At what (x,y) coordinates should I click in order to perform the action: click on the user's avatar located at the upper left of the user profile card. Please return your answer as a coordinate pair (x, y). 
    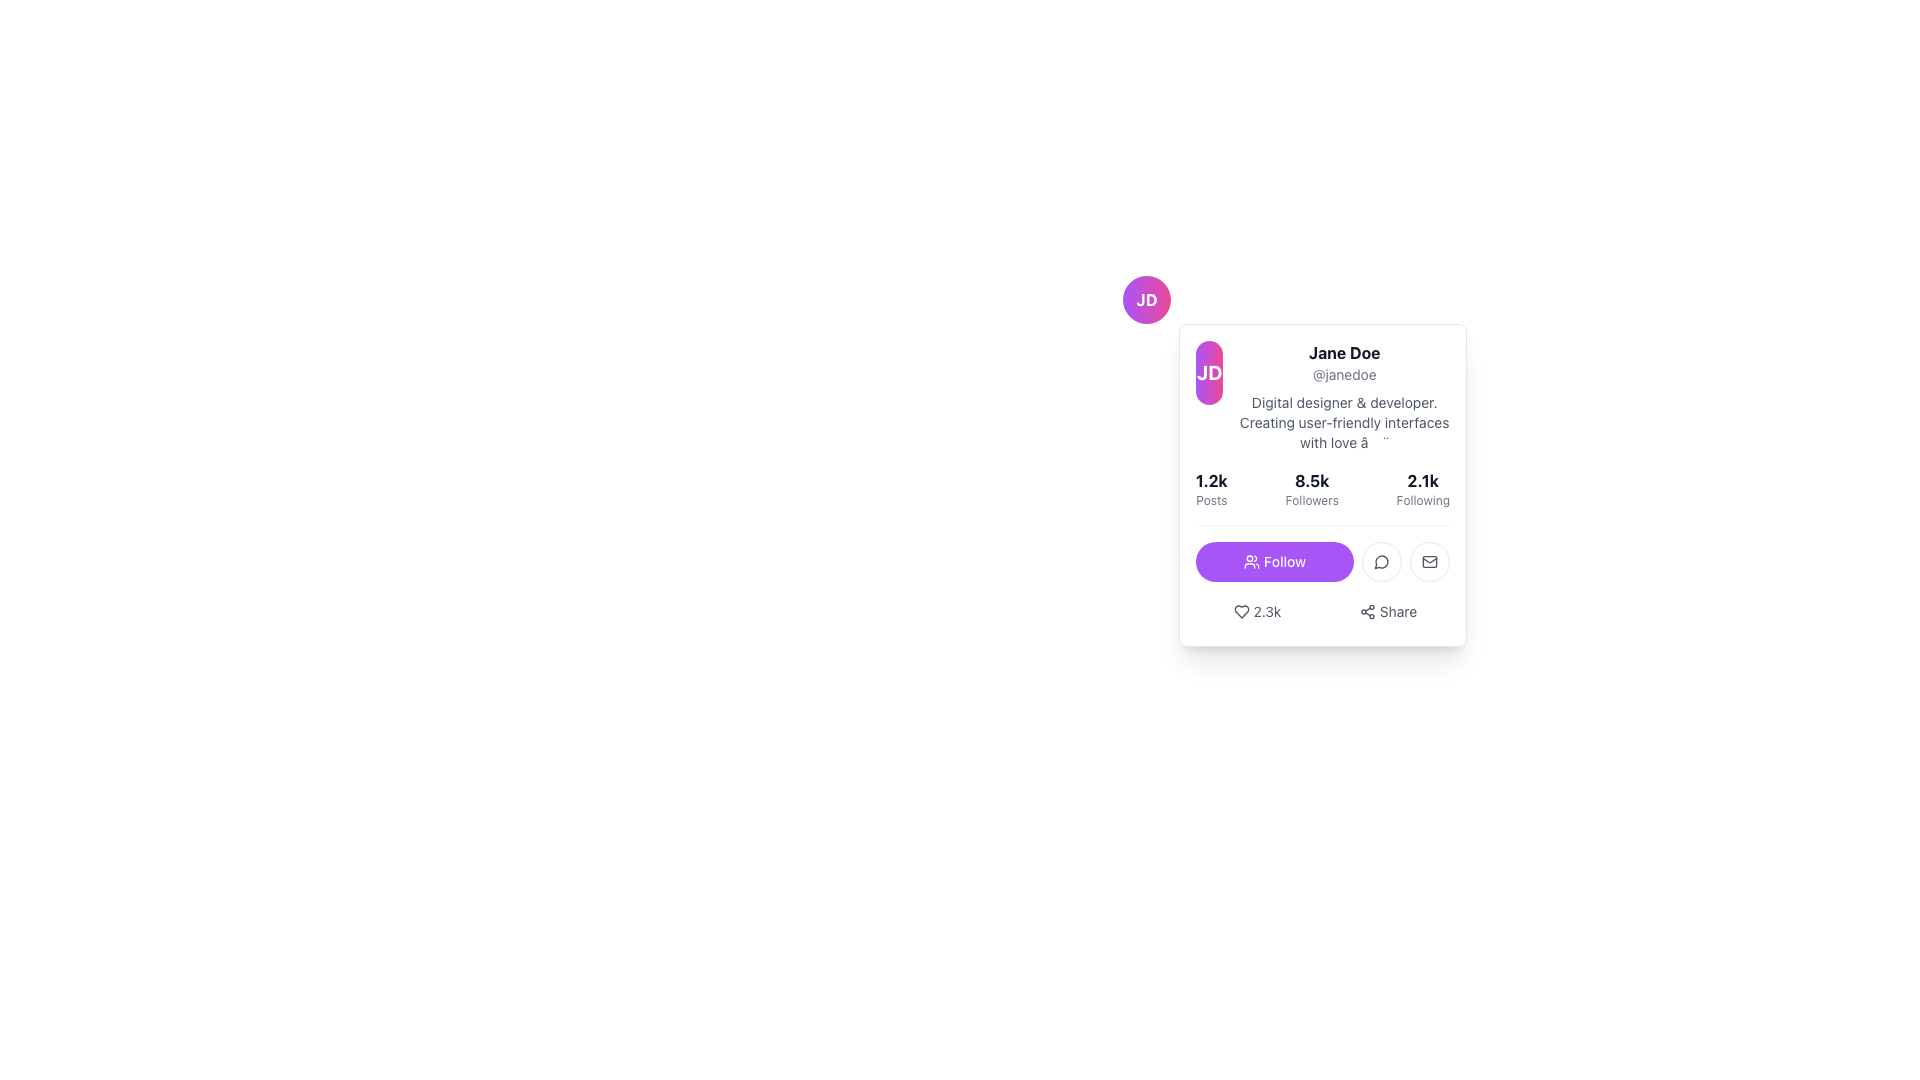
    Looking at the image, I should click on (1147, 300).